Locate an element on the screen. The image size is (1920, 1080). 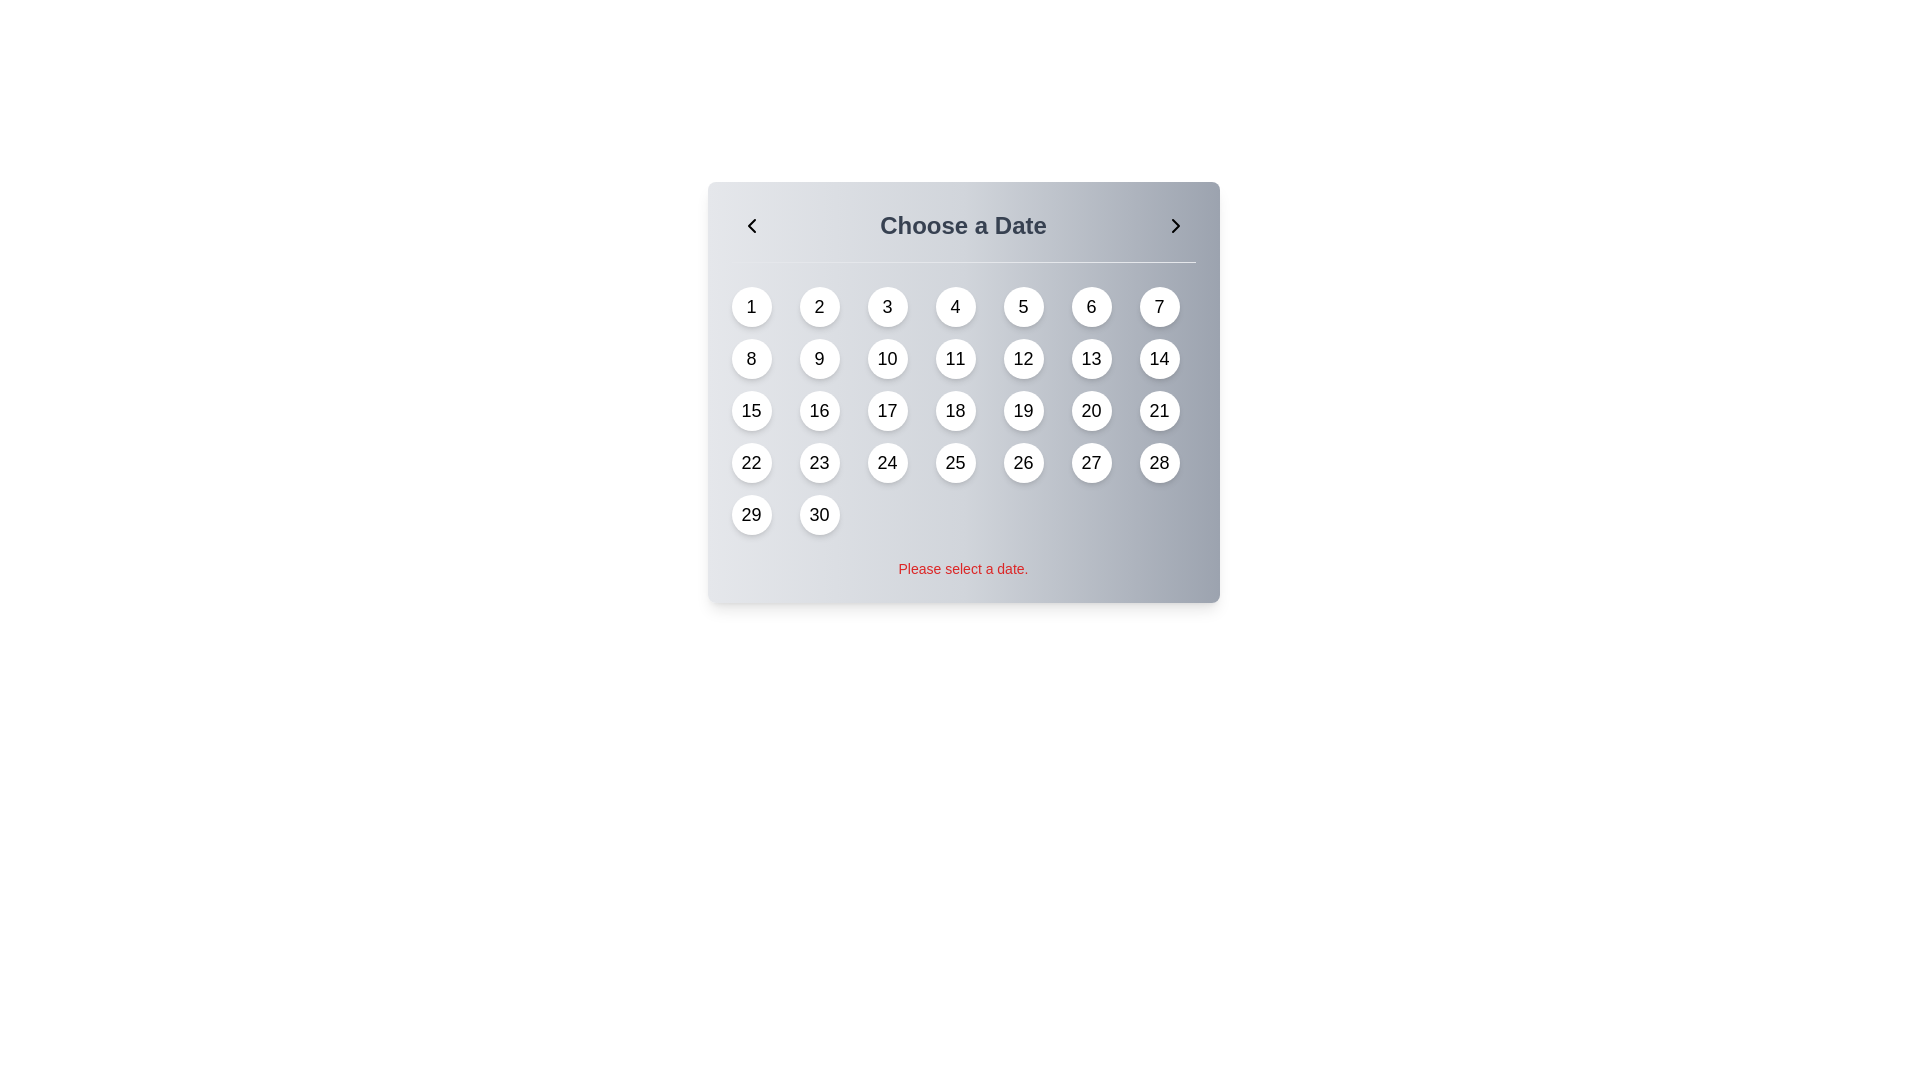
the round button displaying '11' is located at coordinates (954, 357).